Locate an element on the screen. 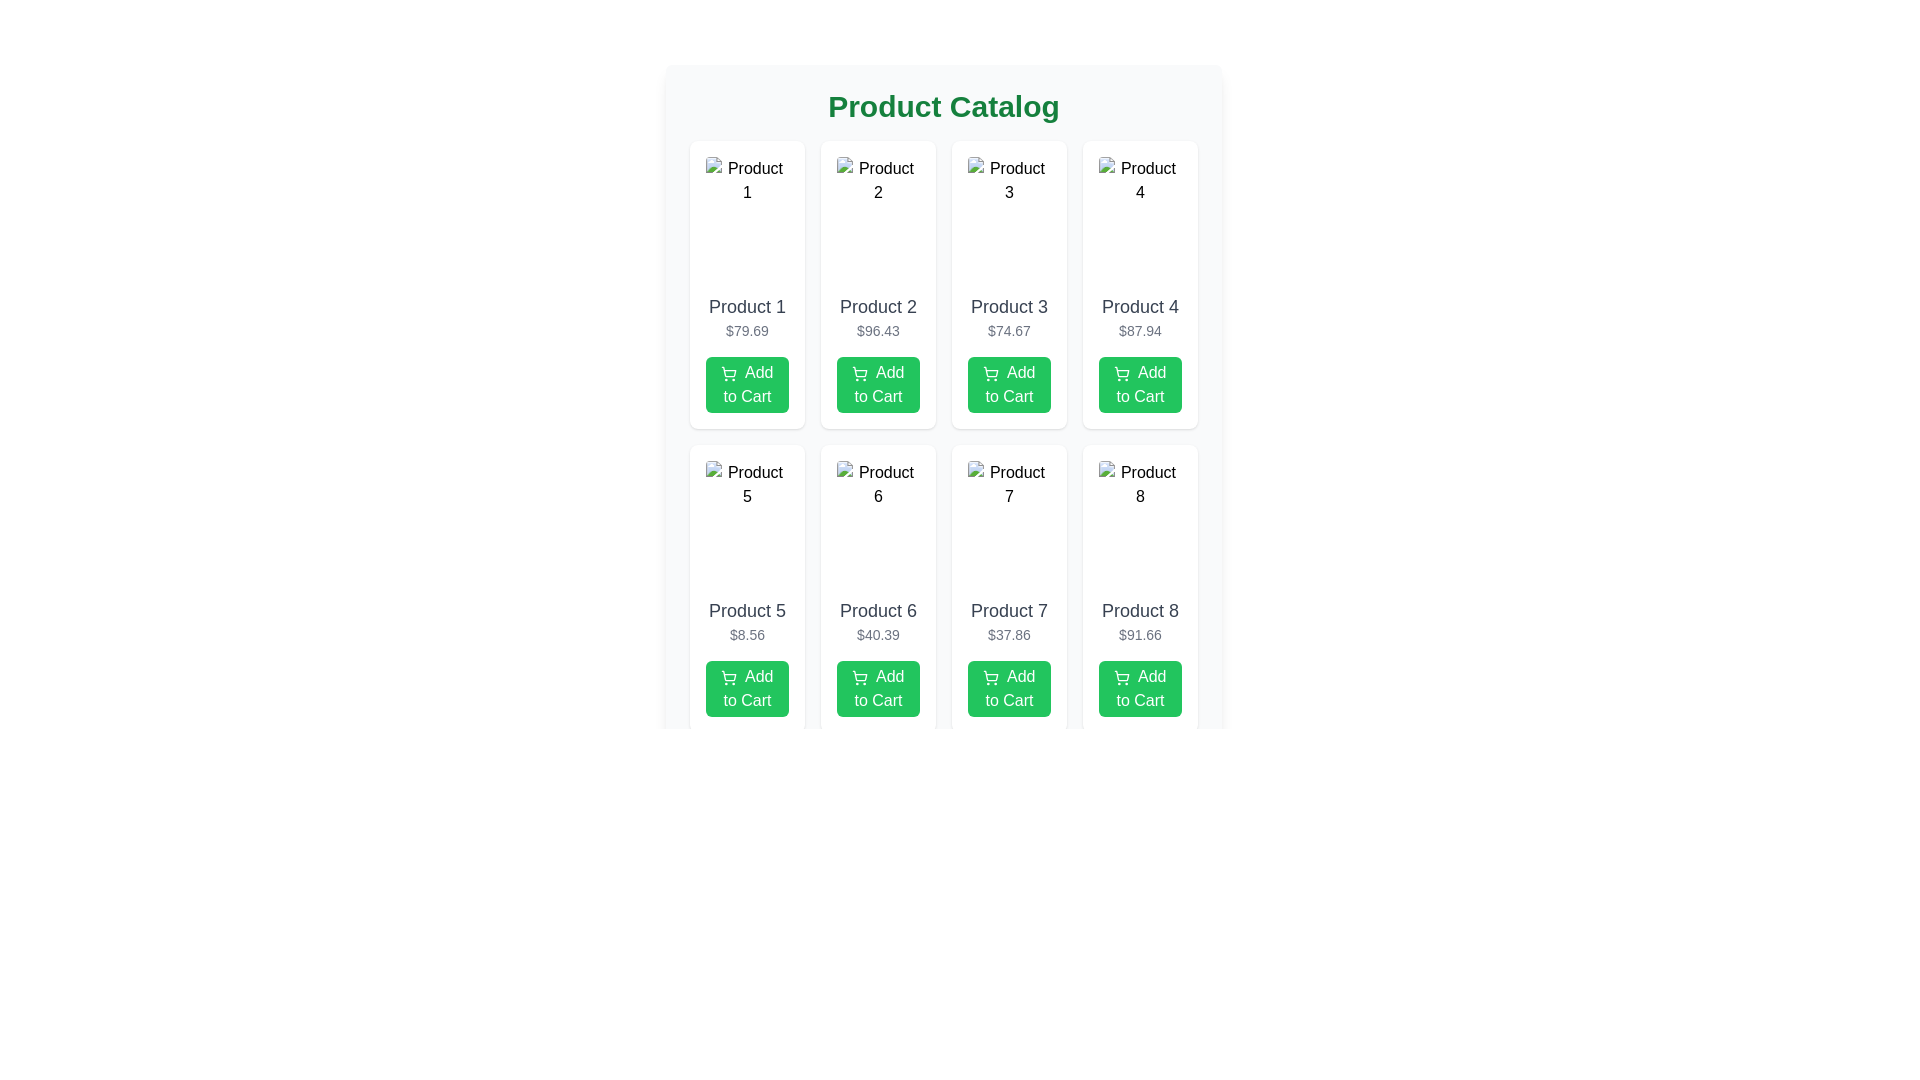  the green 'Add to Cart' button with white text and a shopping cart icon located at the bottom right corner of the card for 'Product 4' to visualize its hover state is located at coordinates (1140, 385).